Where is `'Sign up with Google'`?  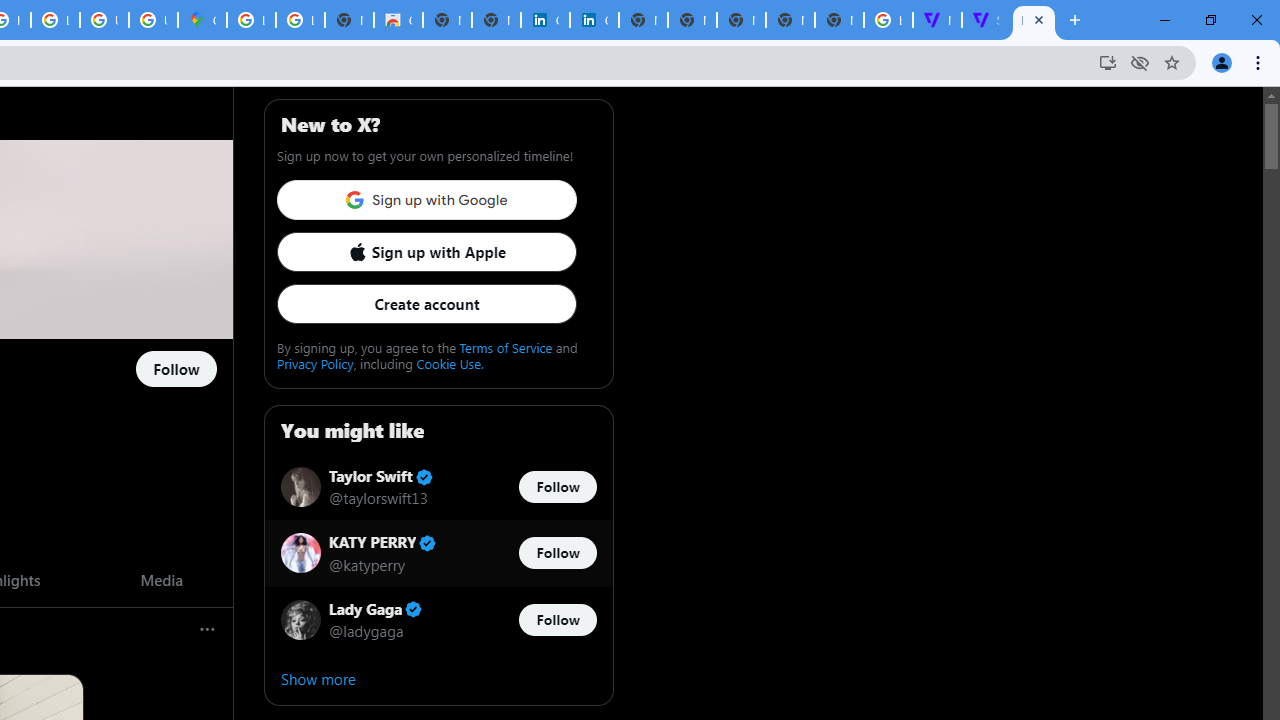
'Sign up with Google' is located at coordinates (425, 200).